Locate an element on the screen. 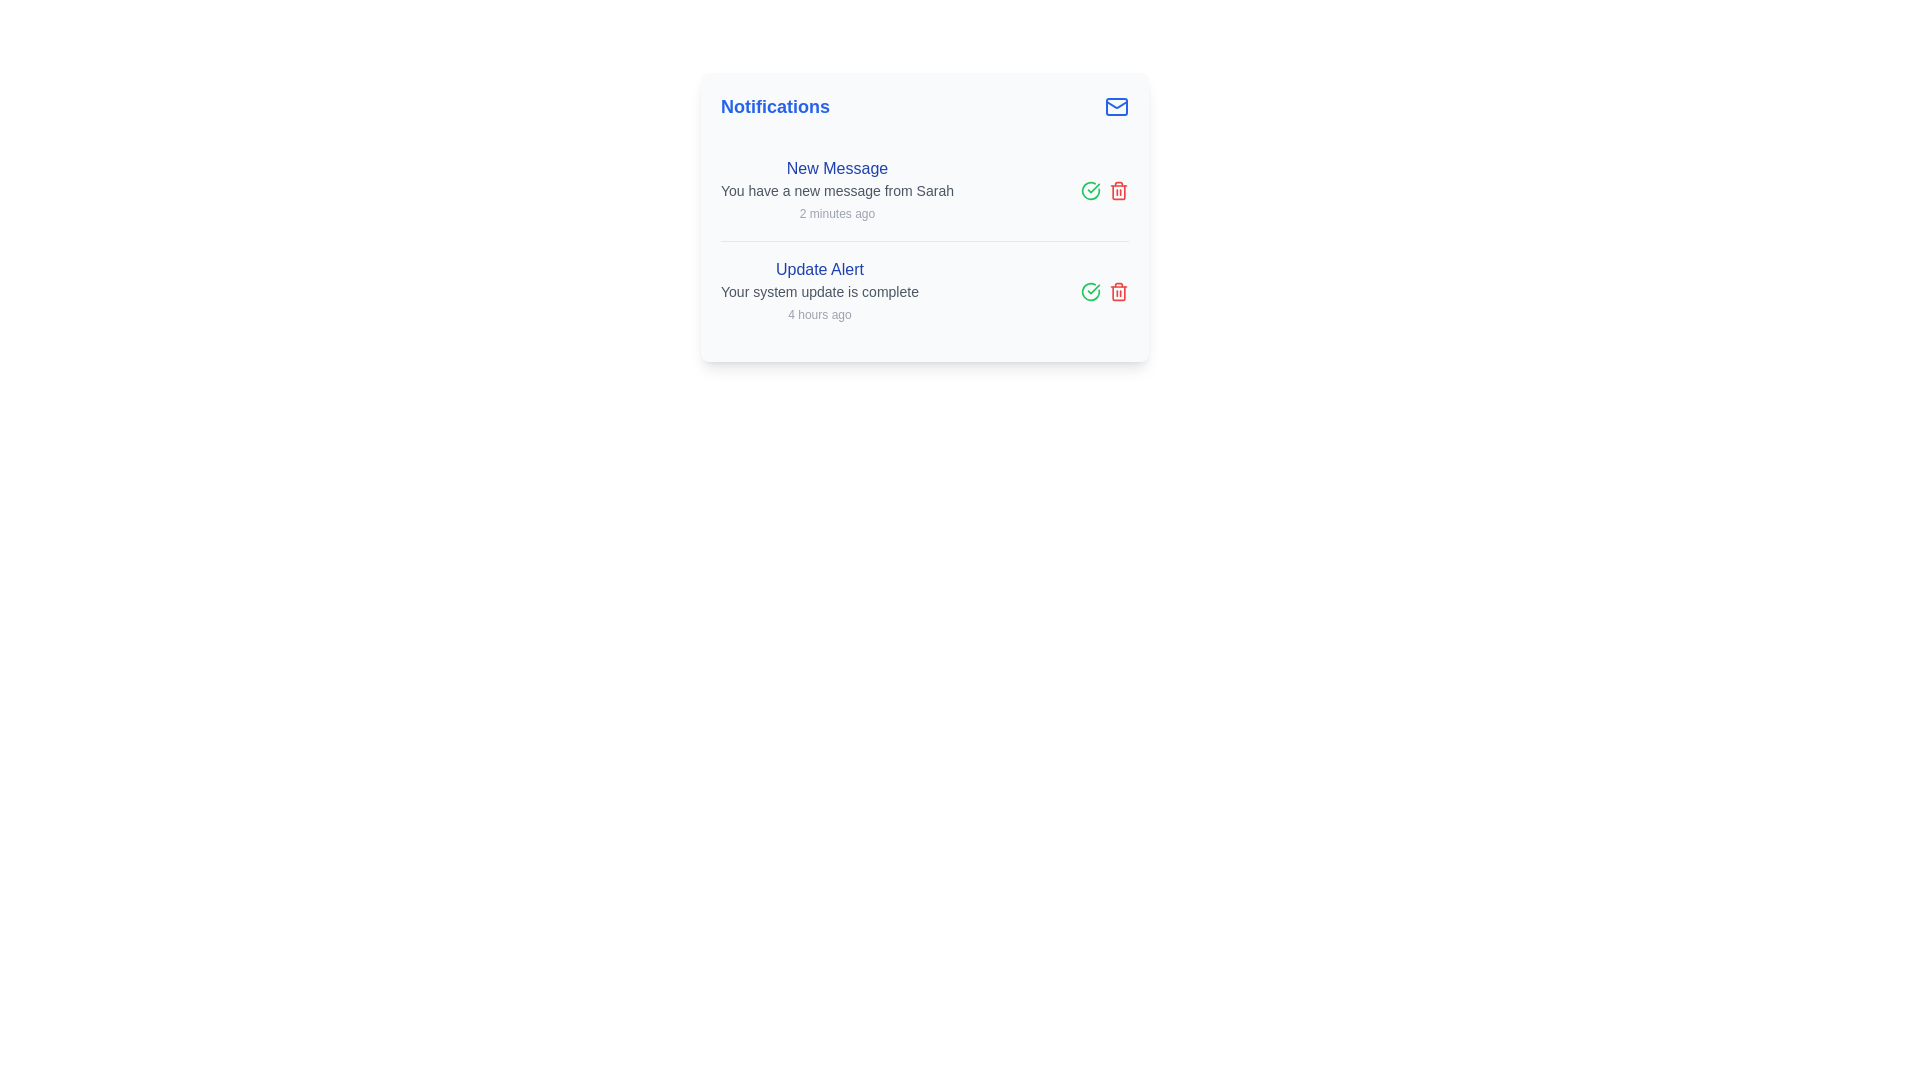 The width and height of the screenshot is (1920, 1080). the IconButton that marks the notification as completed or acknowledged is located at coordinates (1089, 292).